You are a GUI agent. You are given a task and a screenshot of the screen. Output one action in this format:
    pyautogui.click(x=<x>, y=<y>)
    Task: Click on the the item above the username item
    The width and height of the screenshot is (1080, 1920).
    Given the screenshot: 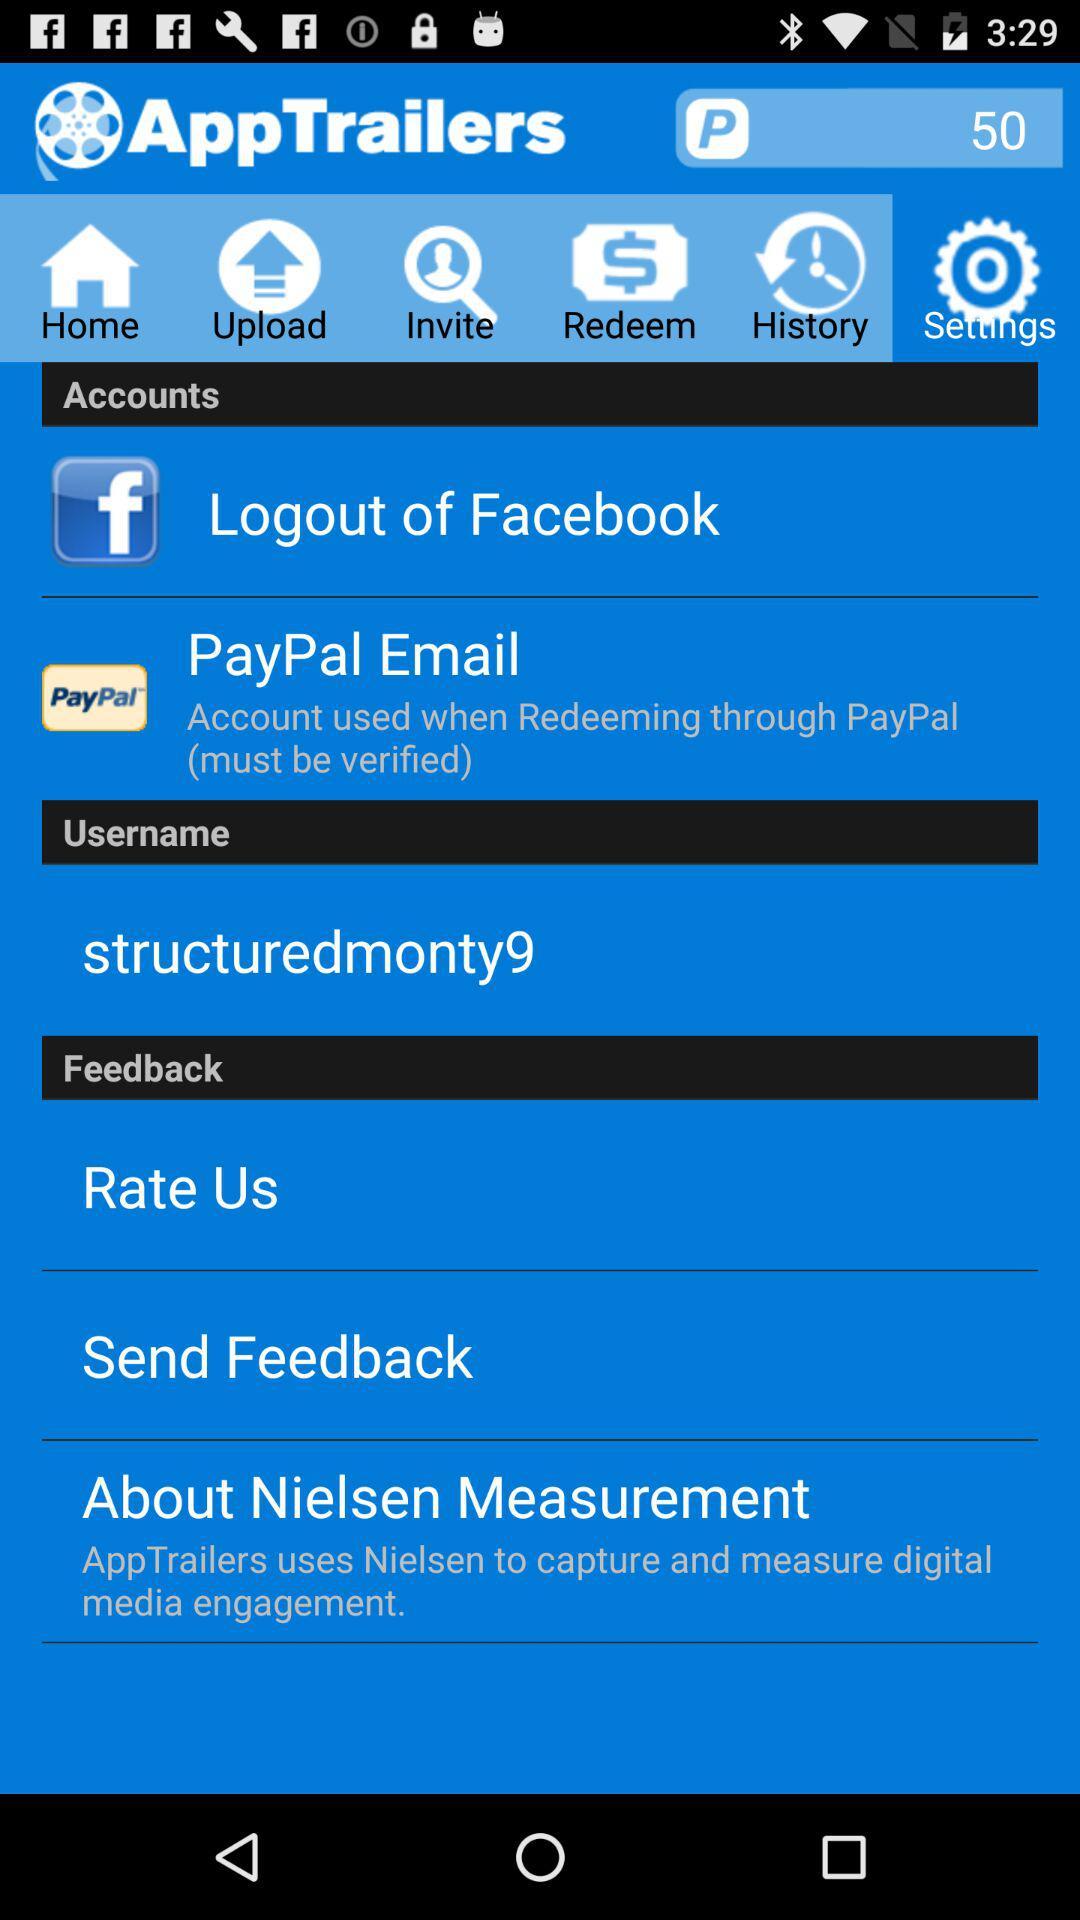 What is the action you would take?
    pyautogui.click(x=590, y=735)
    